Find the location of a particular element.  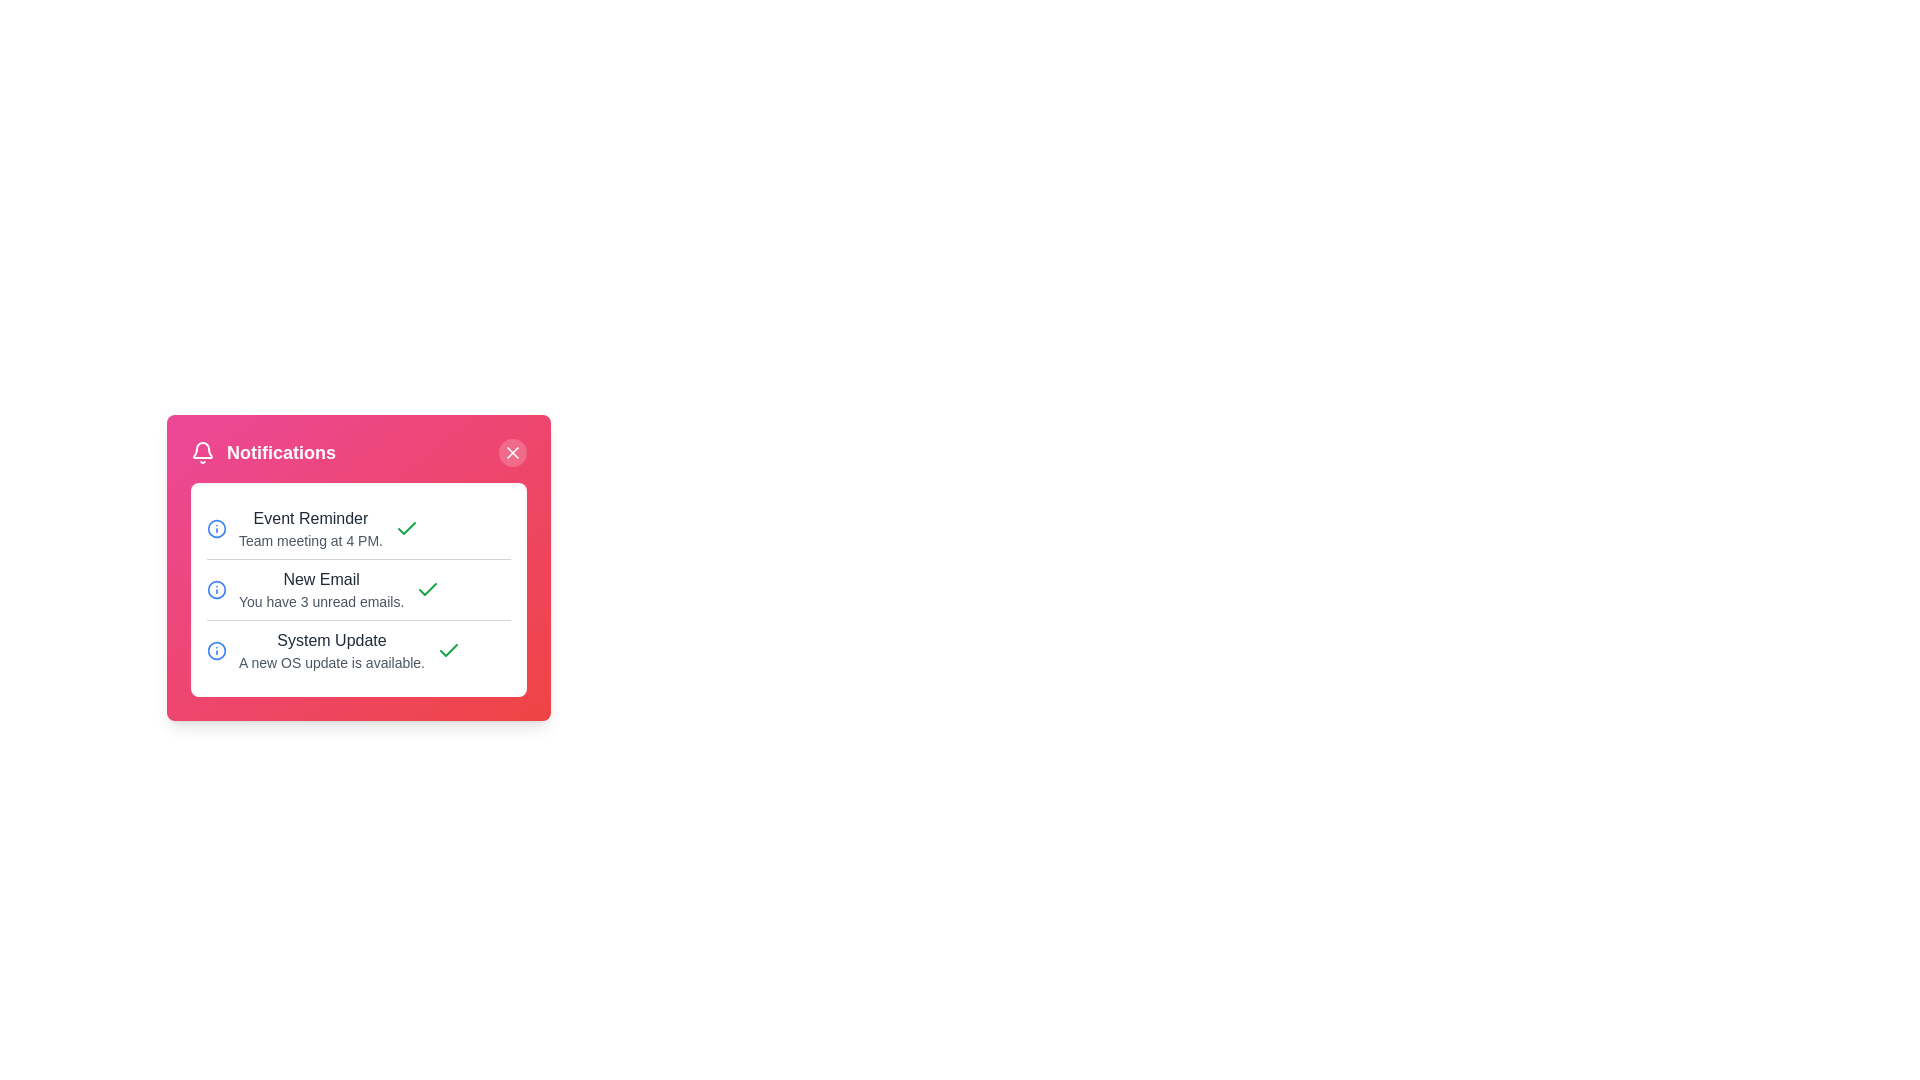

the informational icon (circular graphical icon with a blue outline) located in the notifications card under the 'New Email' entry, positioned to the left of the accompanying text is located at coordinates (216, 527).